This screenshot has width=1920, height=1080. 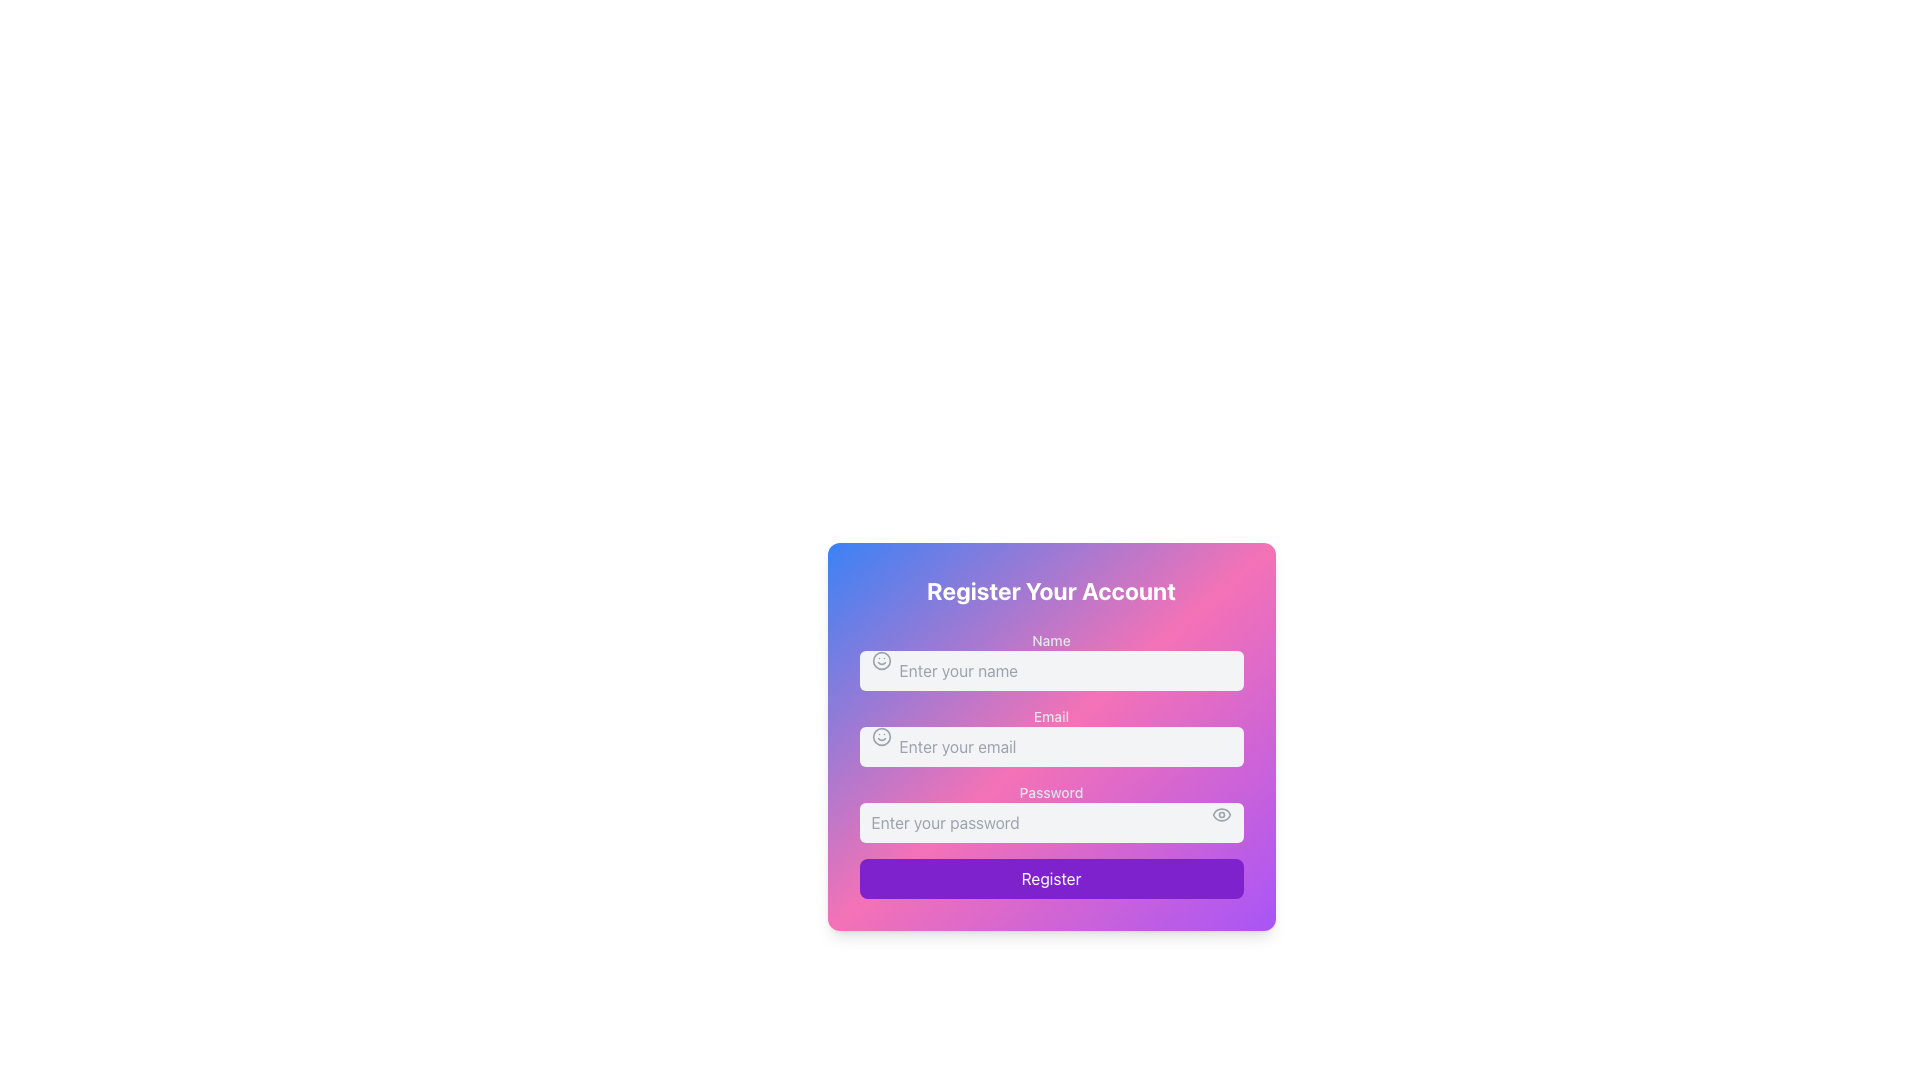 What do you see at coordinates (1220, 814) in the screenshot?
I see `the eye-shaped icon located at the right end of the 'Password' input field in the registration form to receive tooltip information` at bounding box center [1220, 814].